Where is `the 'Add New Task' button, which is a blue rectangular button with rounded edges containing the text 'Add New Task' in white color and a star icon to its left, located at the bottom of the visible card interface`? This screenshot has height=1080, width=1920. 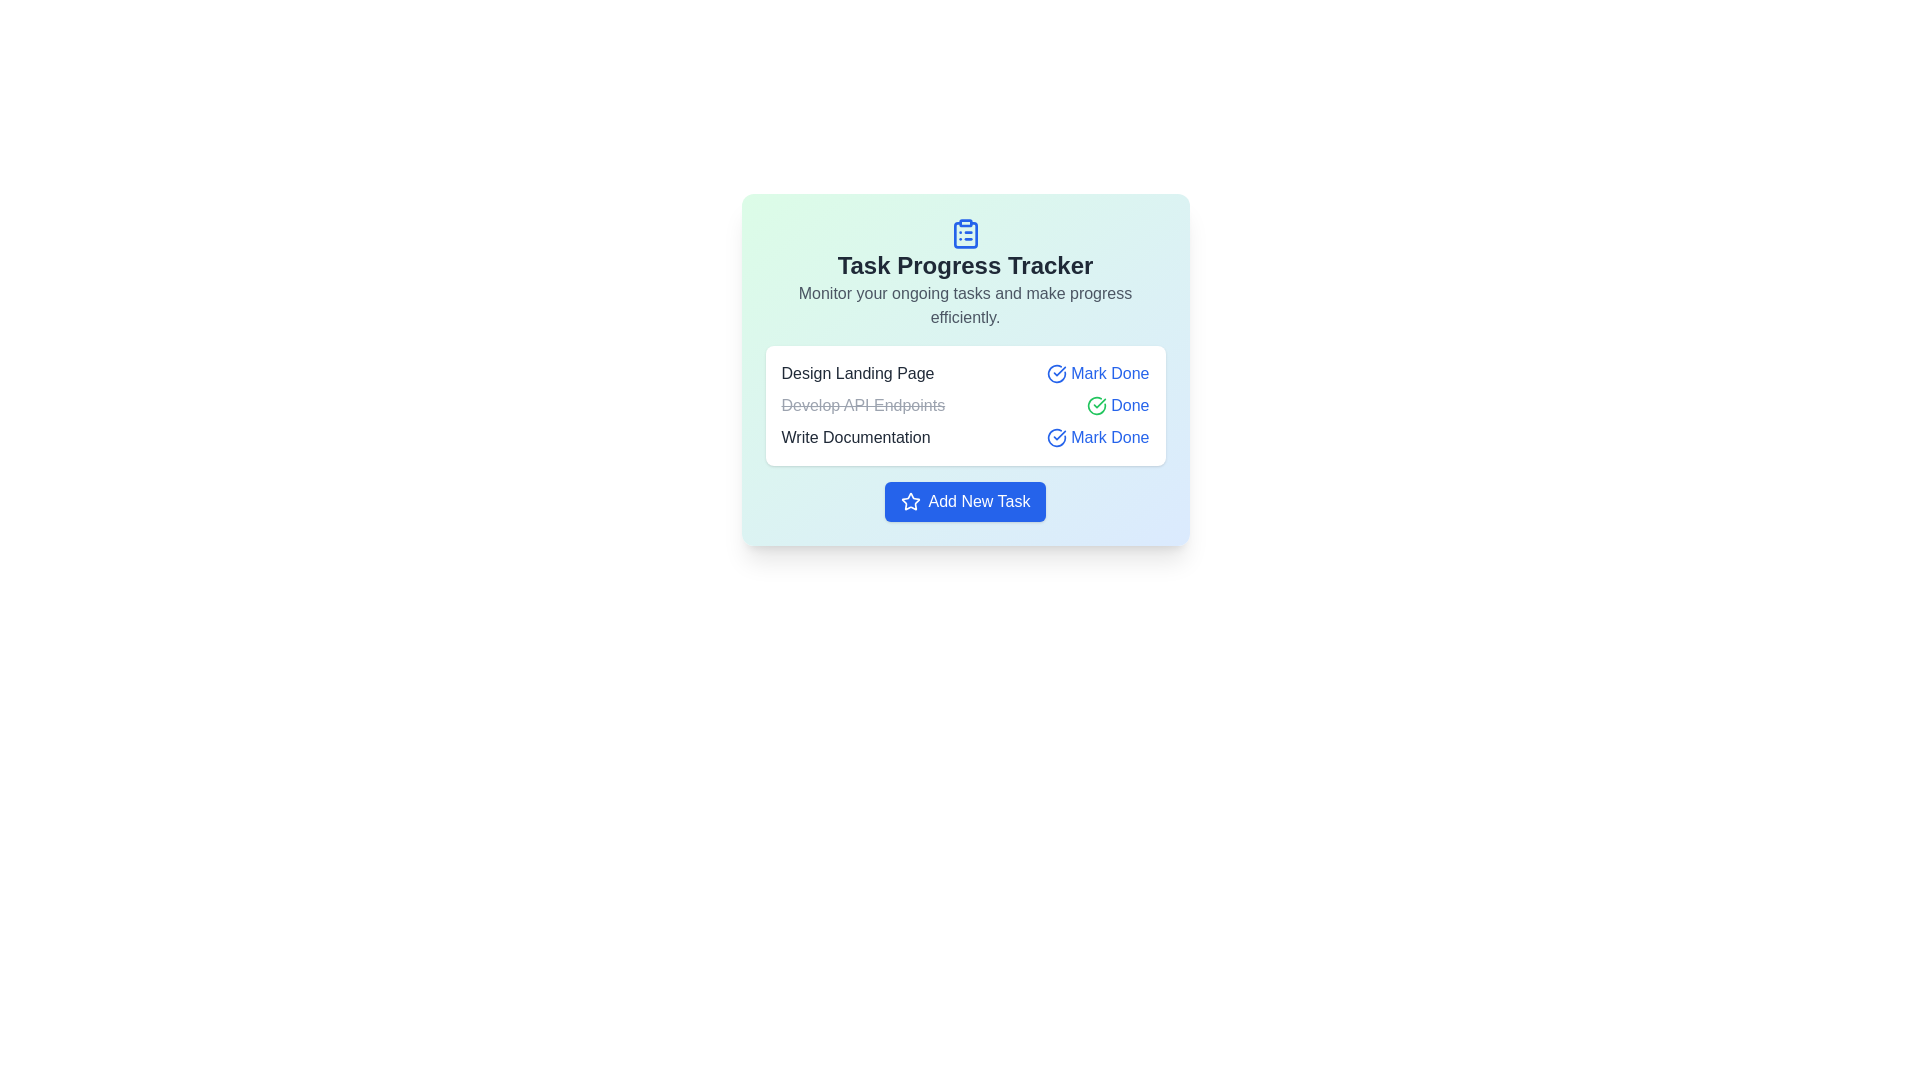
the 'Add New Task' button, which is a blue rectangular button with rounded edges containing the text 'Add New Task' in white color and a star icon to its left, located at the bottom of the visible card interface is located at coordinates (979, 500).